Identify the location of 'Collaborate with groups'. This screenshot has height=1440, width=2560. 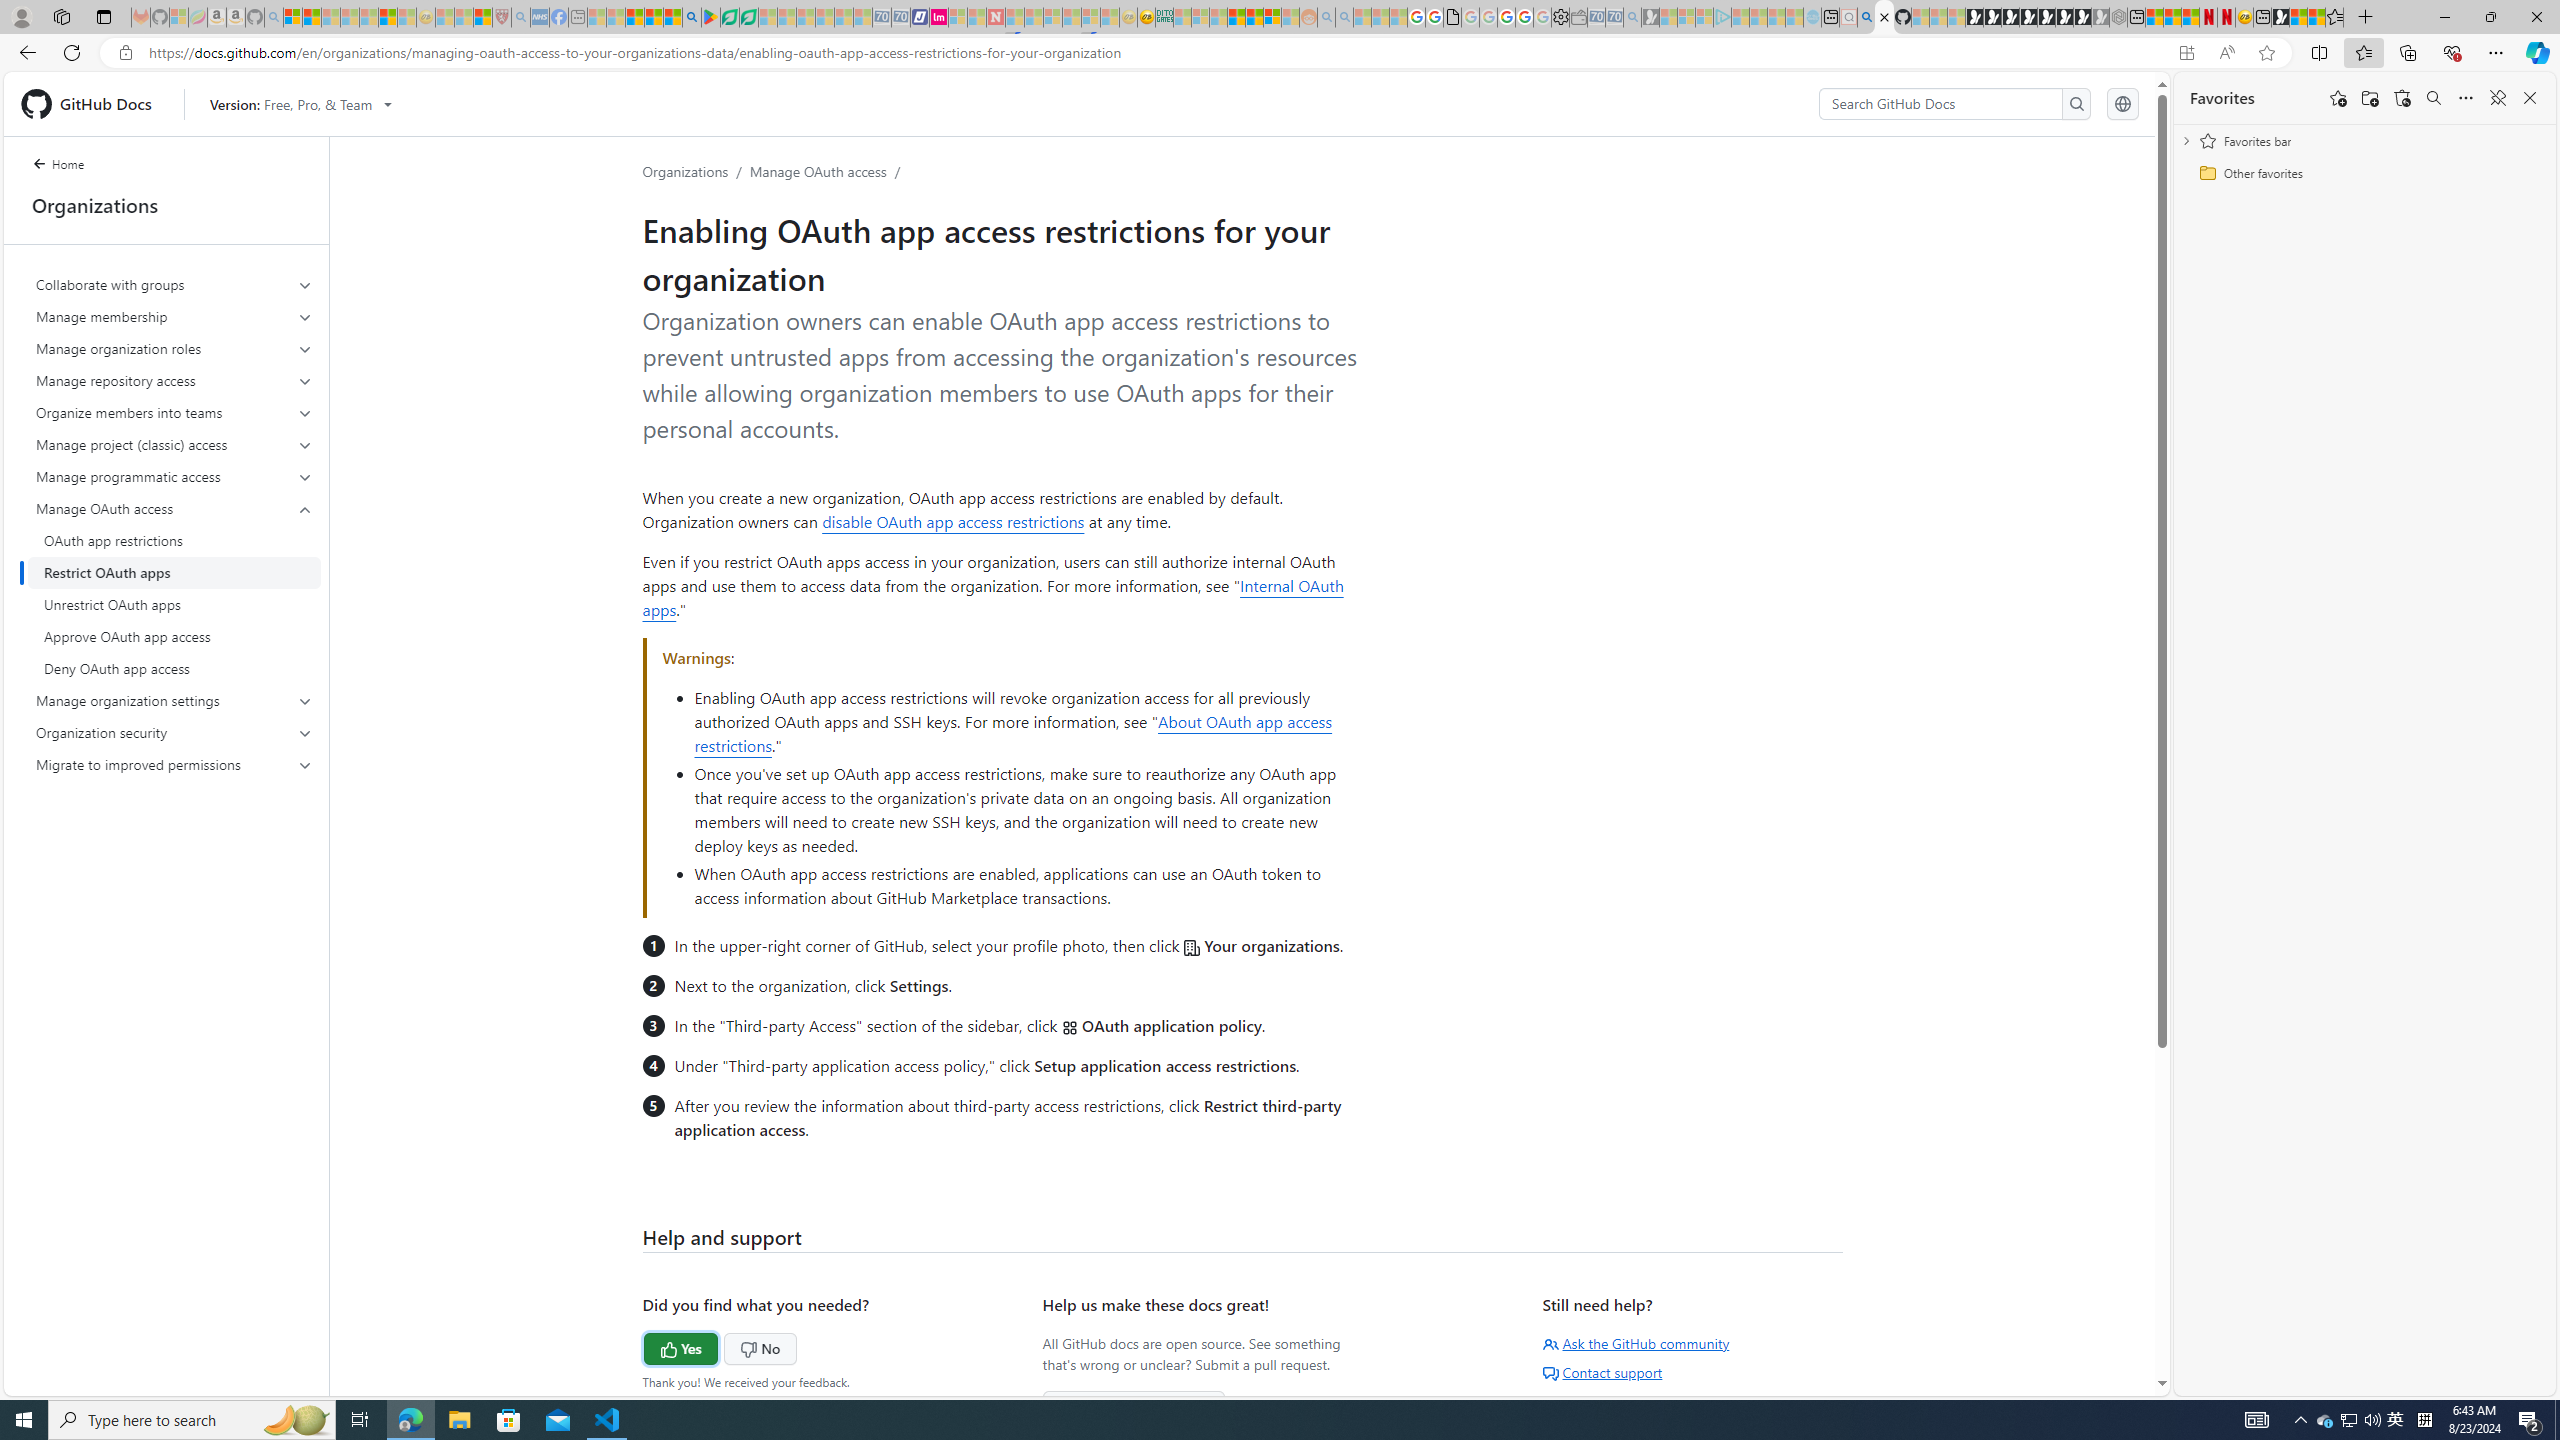
(175, 284).